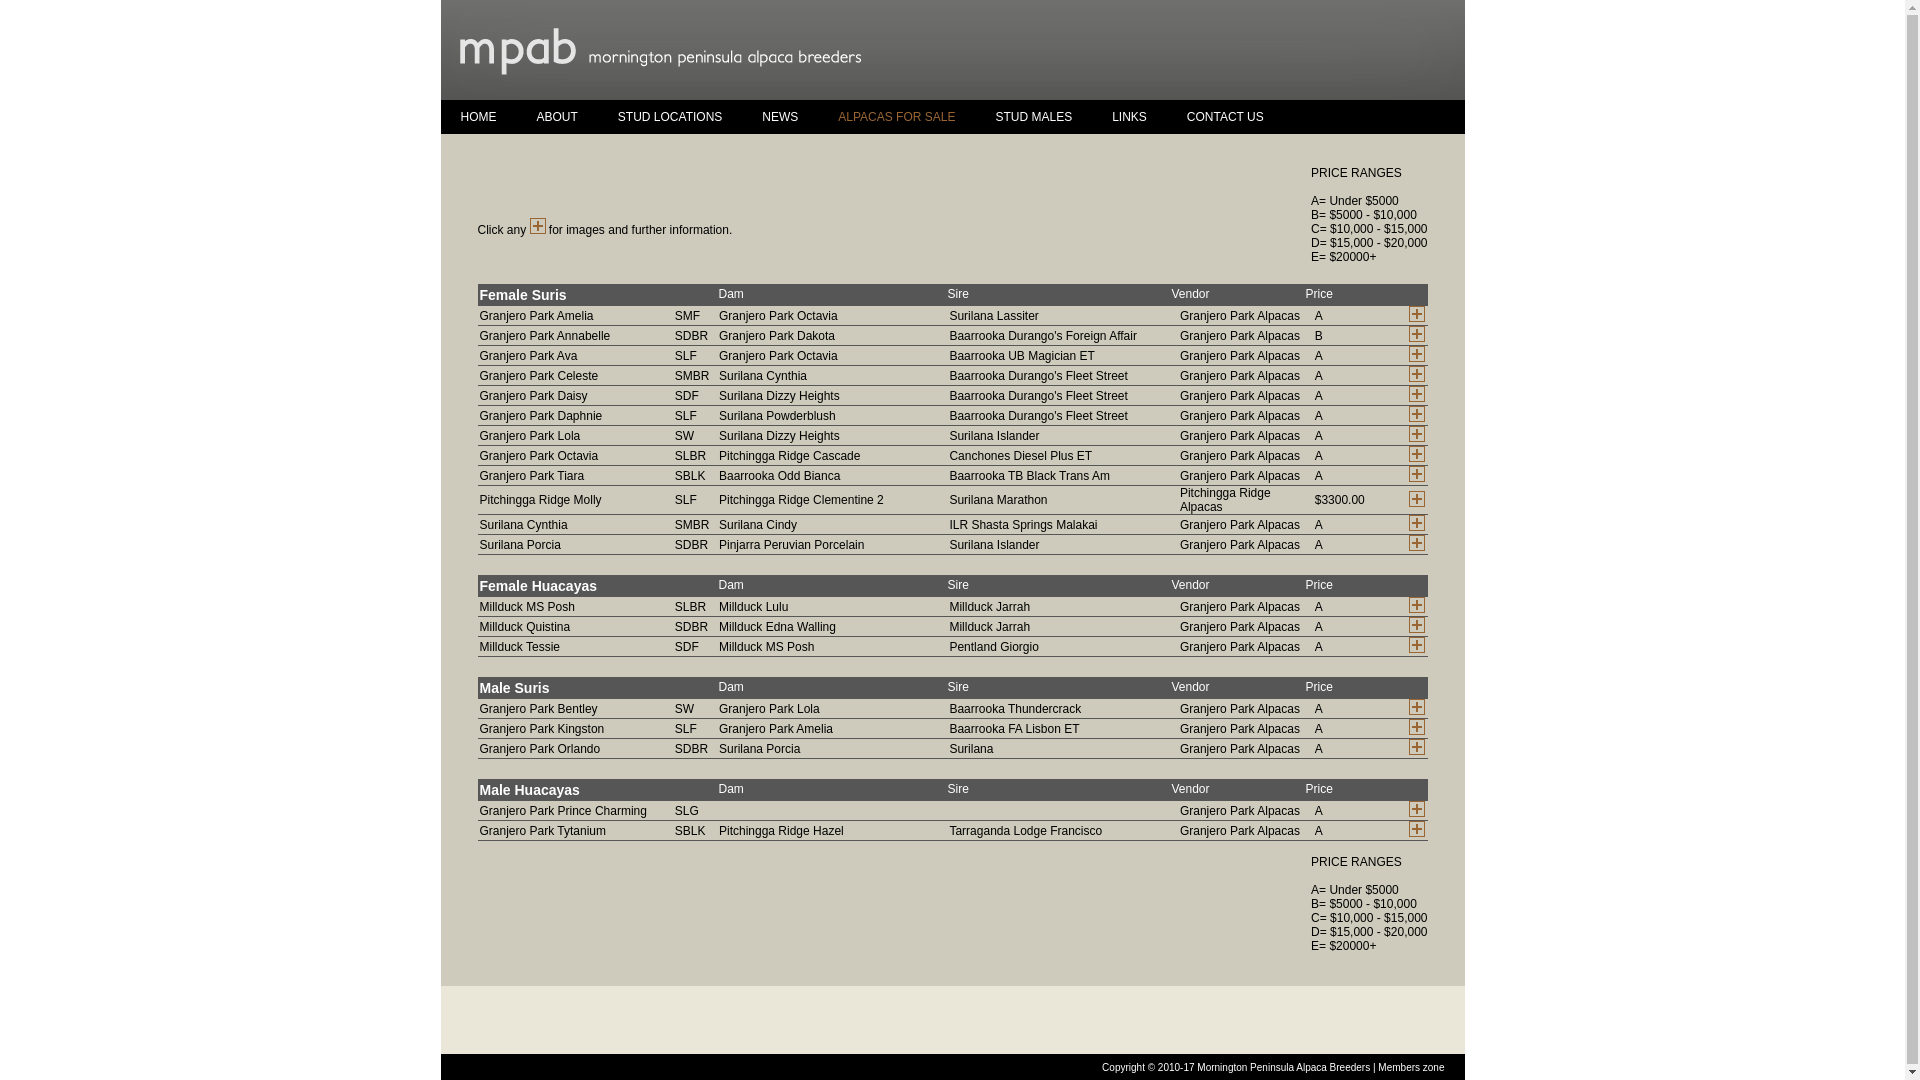 Image resolution: width=1920 pixels, height=1080 pixels. What do you see at coordinates (974, 116) in the screenshot?
I see `'STUD MALES'` at bounding box center [974, 116].